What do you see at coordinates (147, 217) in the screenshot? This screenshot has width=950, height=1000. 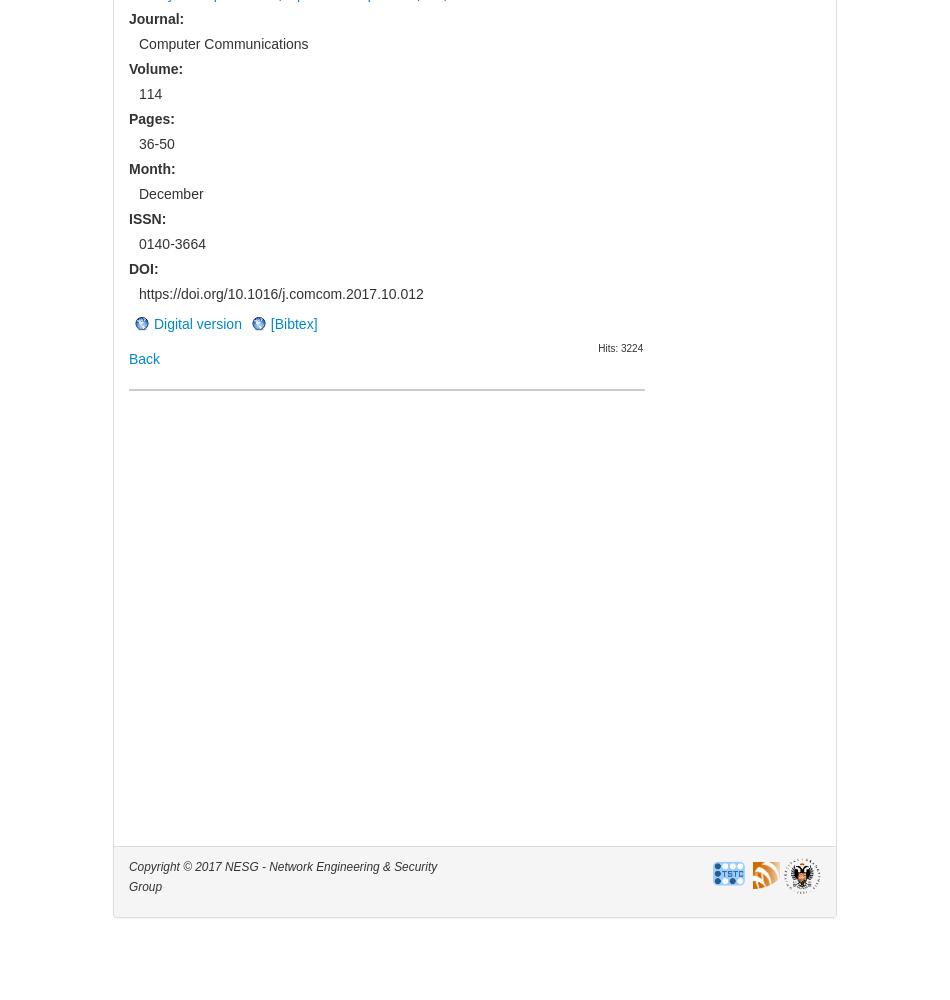 I see `'ISSN:'` at bounding box center [147, 217].